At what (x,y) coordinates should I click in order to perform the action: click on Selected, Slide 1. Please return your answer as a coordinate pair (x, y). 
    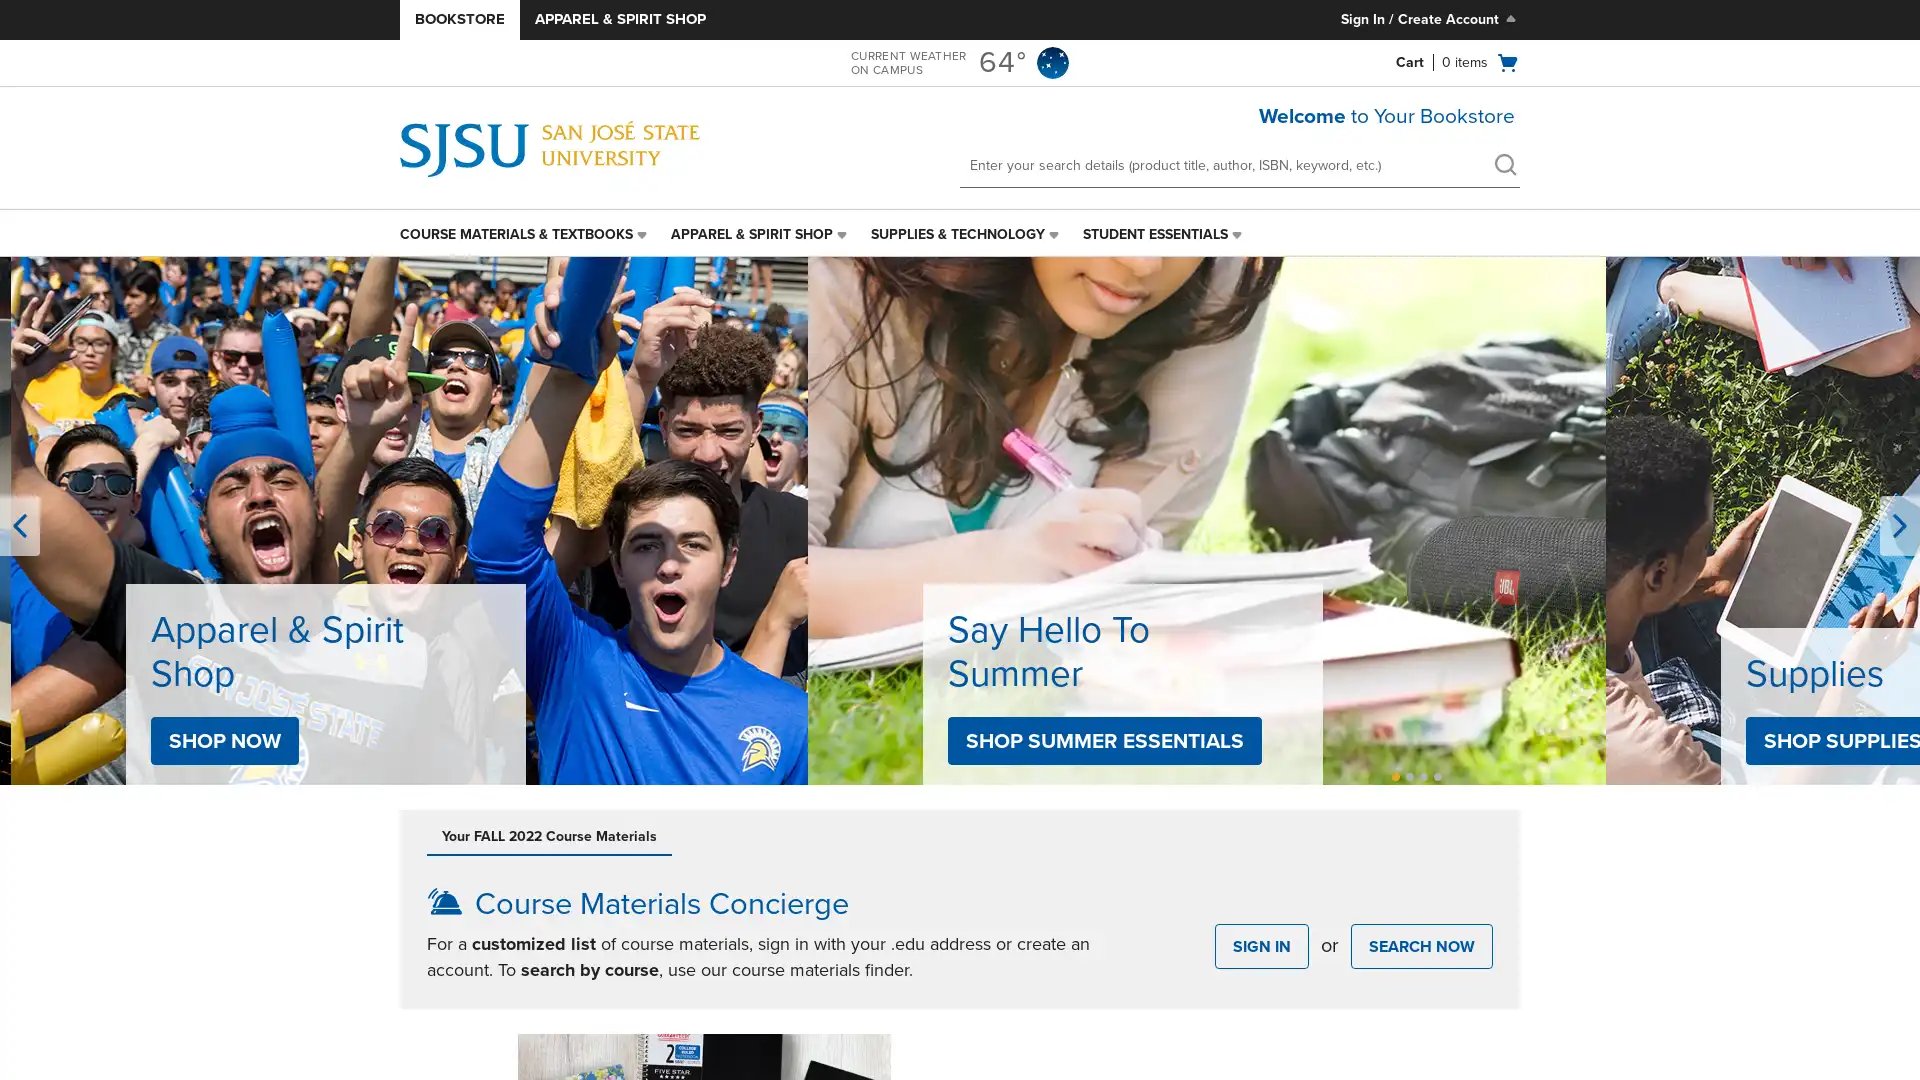
    Looking at the image, I should click on (1395, 775).